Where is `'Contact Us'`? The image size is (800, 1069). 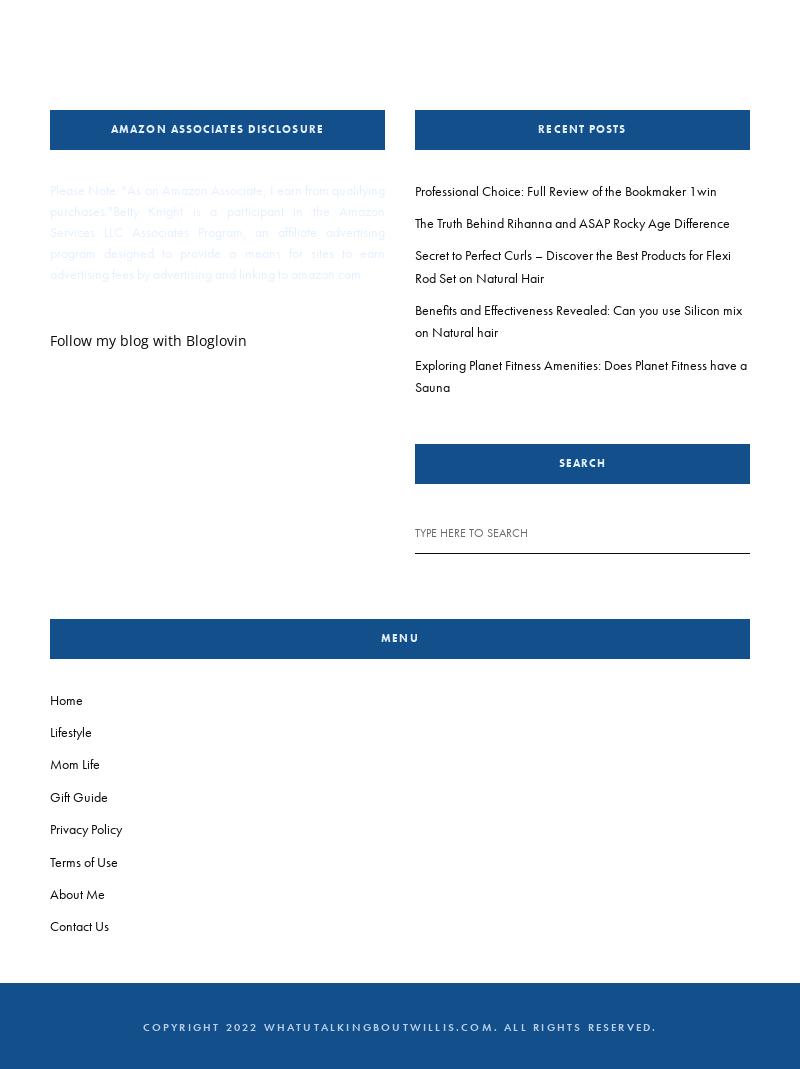
'Contact Us' is located at coordinates (79, 924).